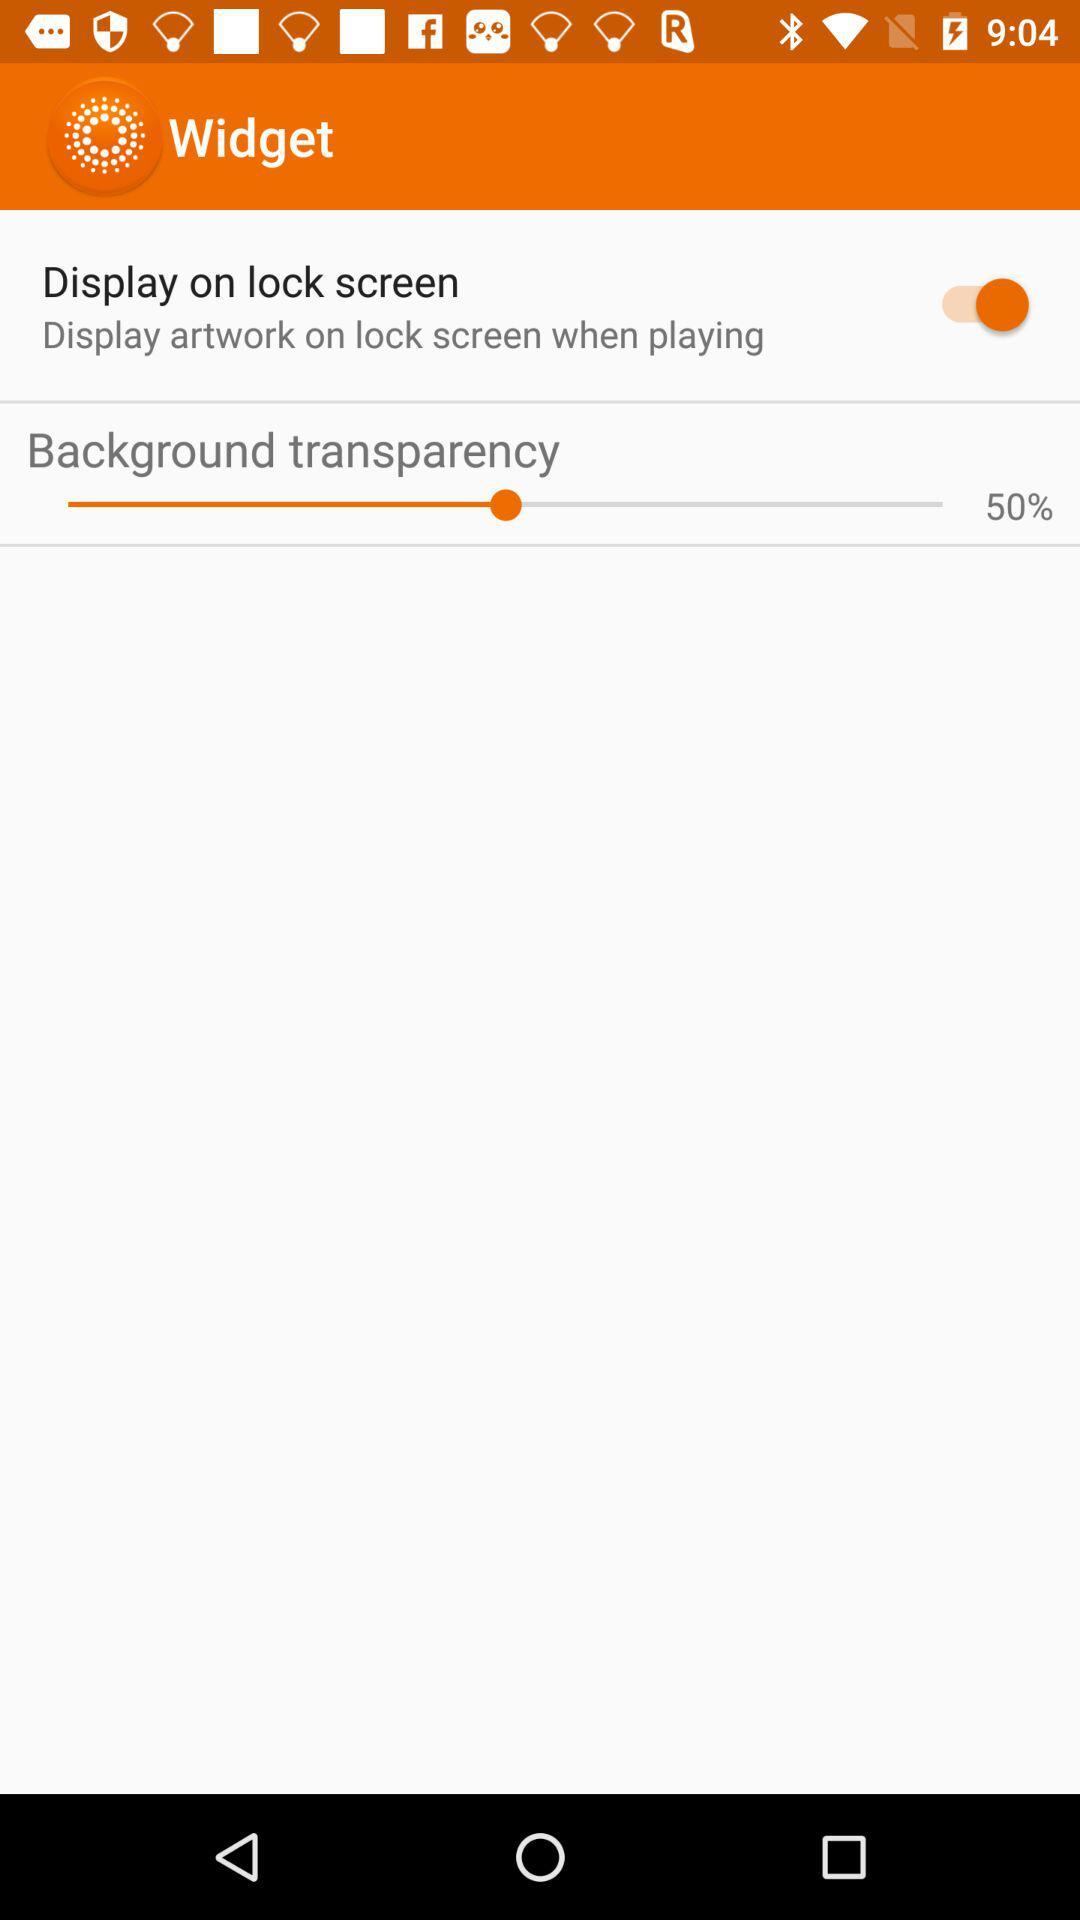 The width and height of the screenshot is (1080, 1920). I want to click on the % icon, so click(1039, 505).